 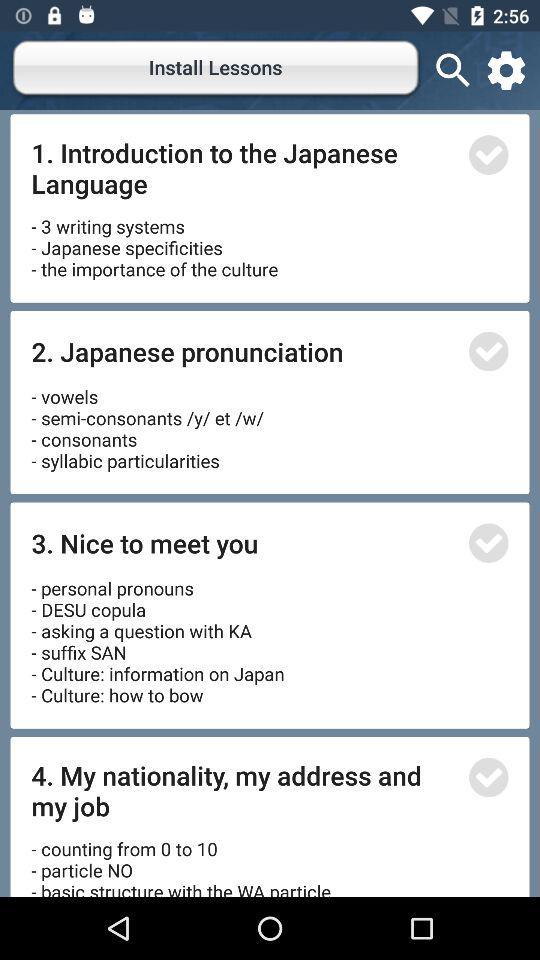 What do you see at coordinates (184, 859) in the screenshot?
I see `icon below the 4 my nationality item` at bounding box center [184, 859].